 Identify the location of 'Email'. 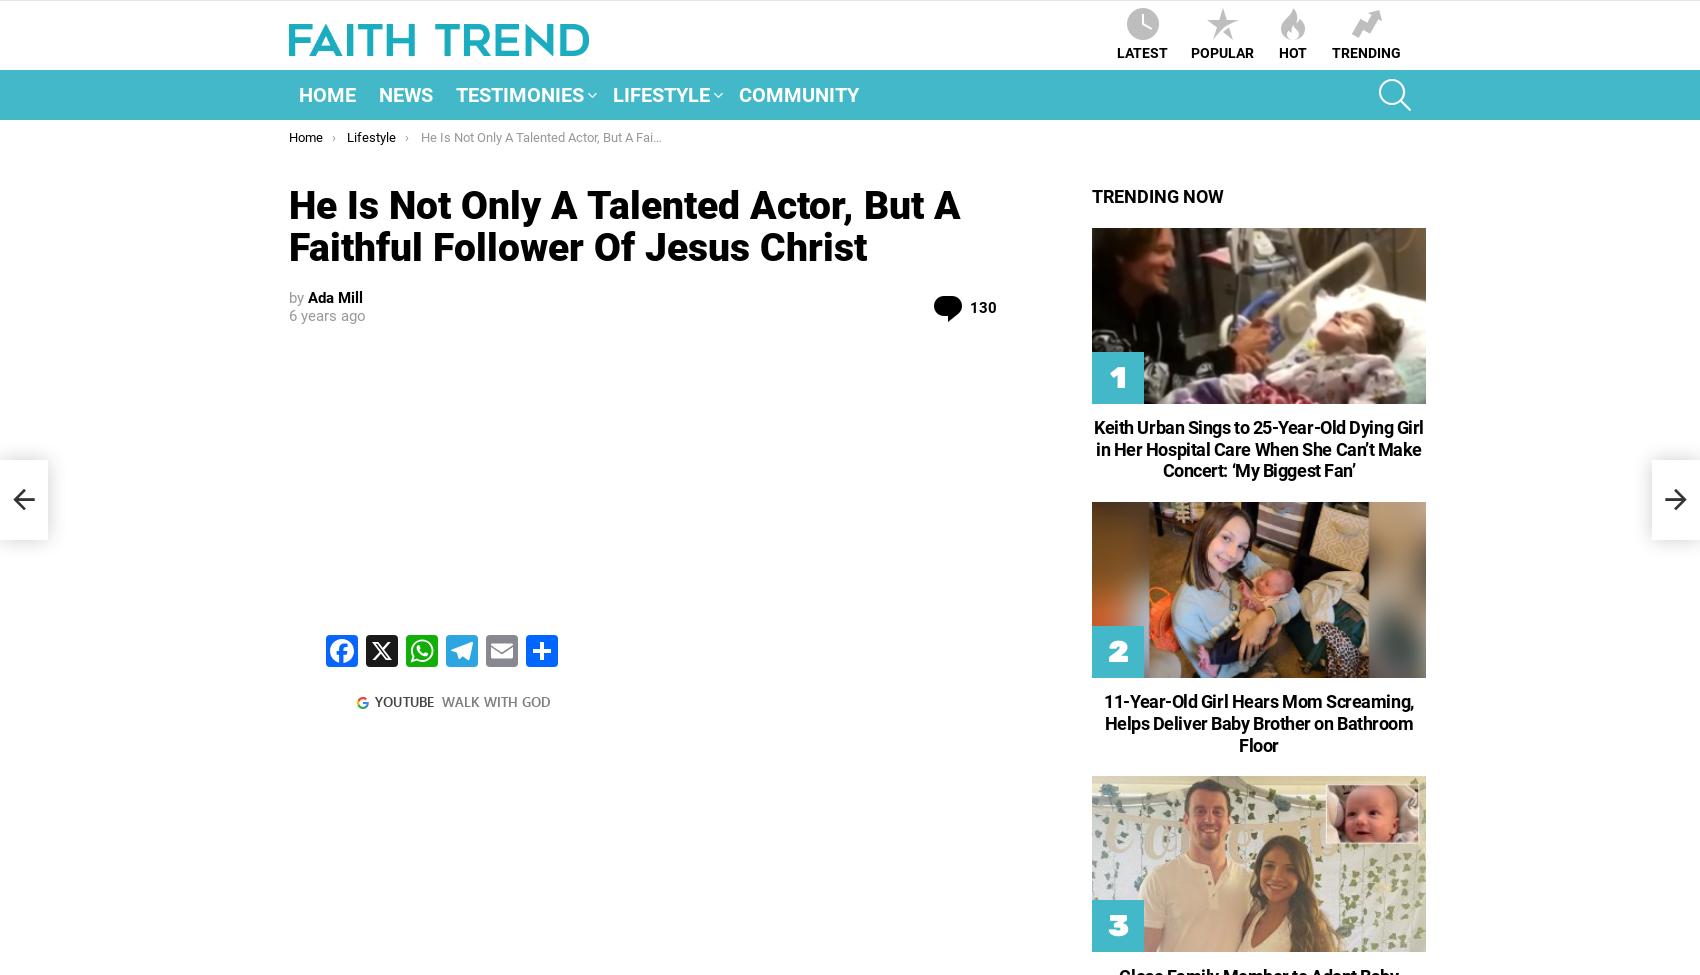
(531, 697).